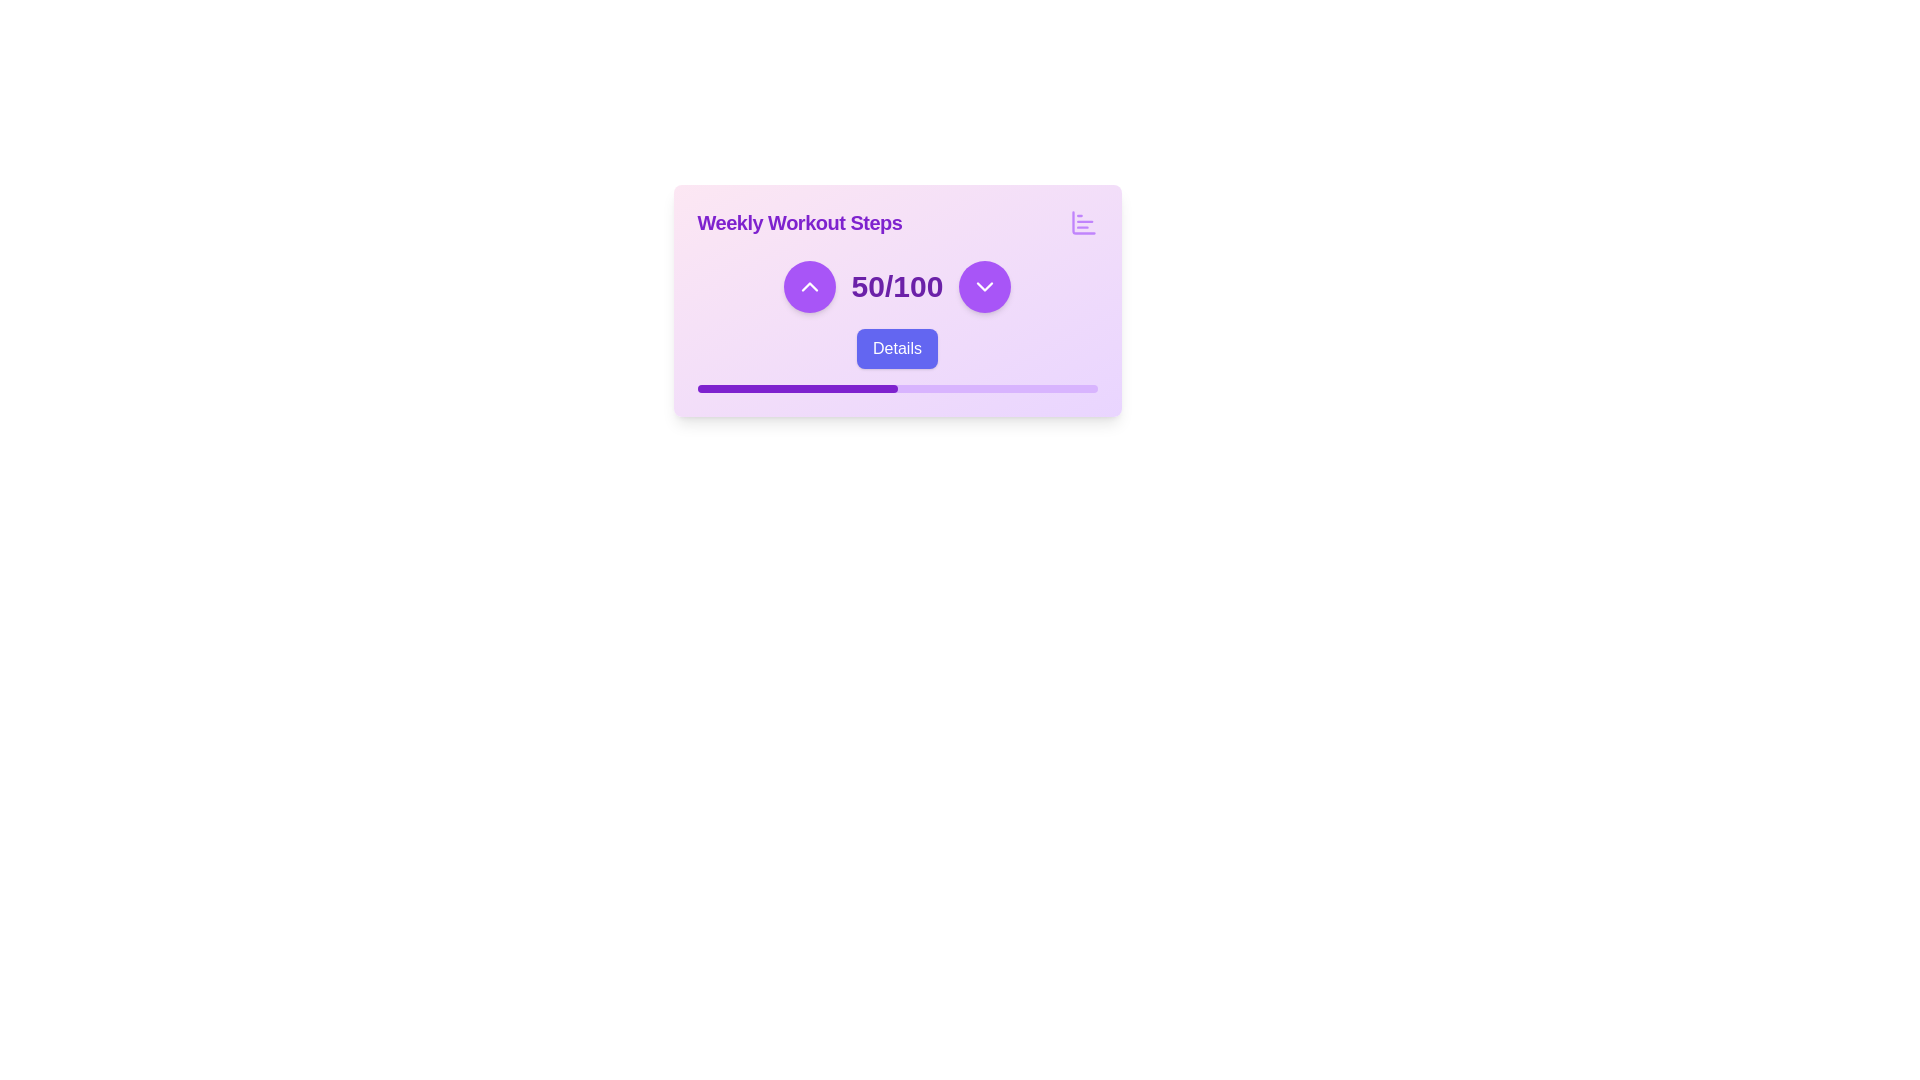  What do you see at coordinates (896, 286) in the screenshot?
I see `the bold text label displaying '50/100' with a large purple font, centrally aligned between two circular buttons containing up and down arrow icons` at bounding box center [896, 286].